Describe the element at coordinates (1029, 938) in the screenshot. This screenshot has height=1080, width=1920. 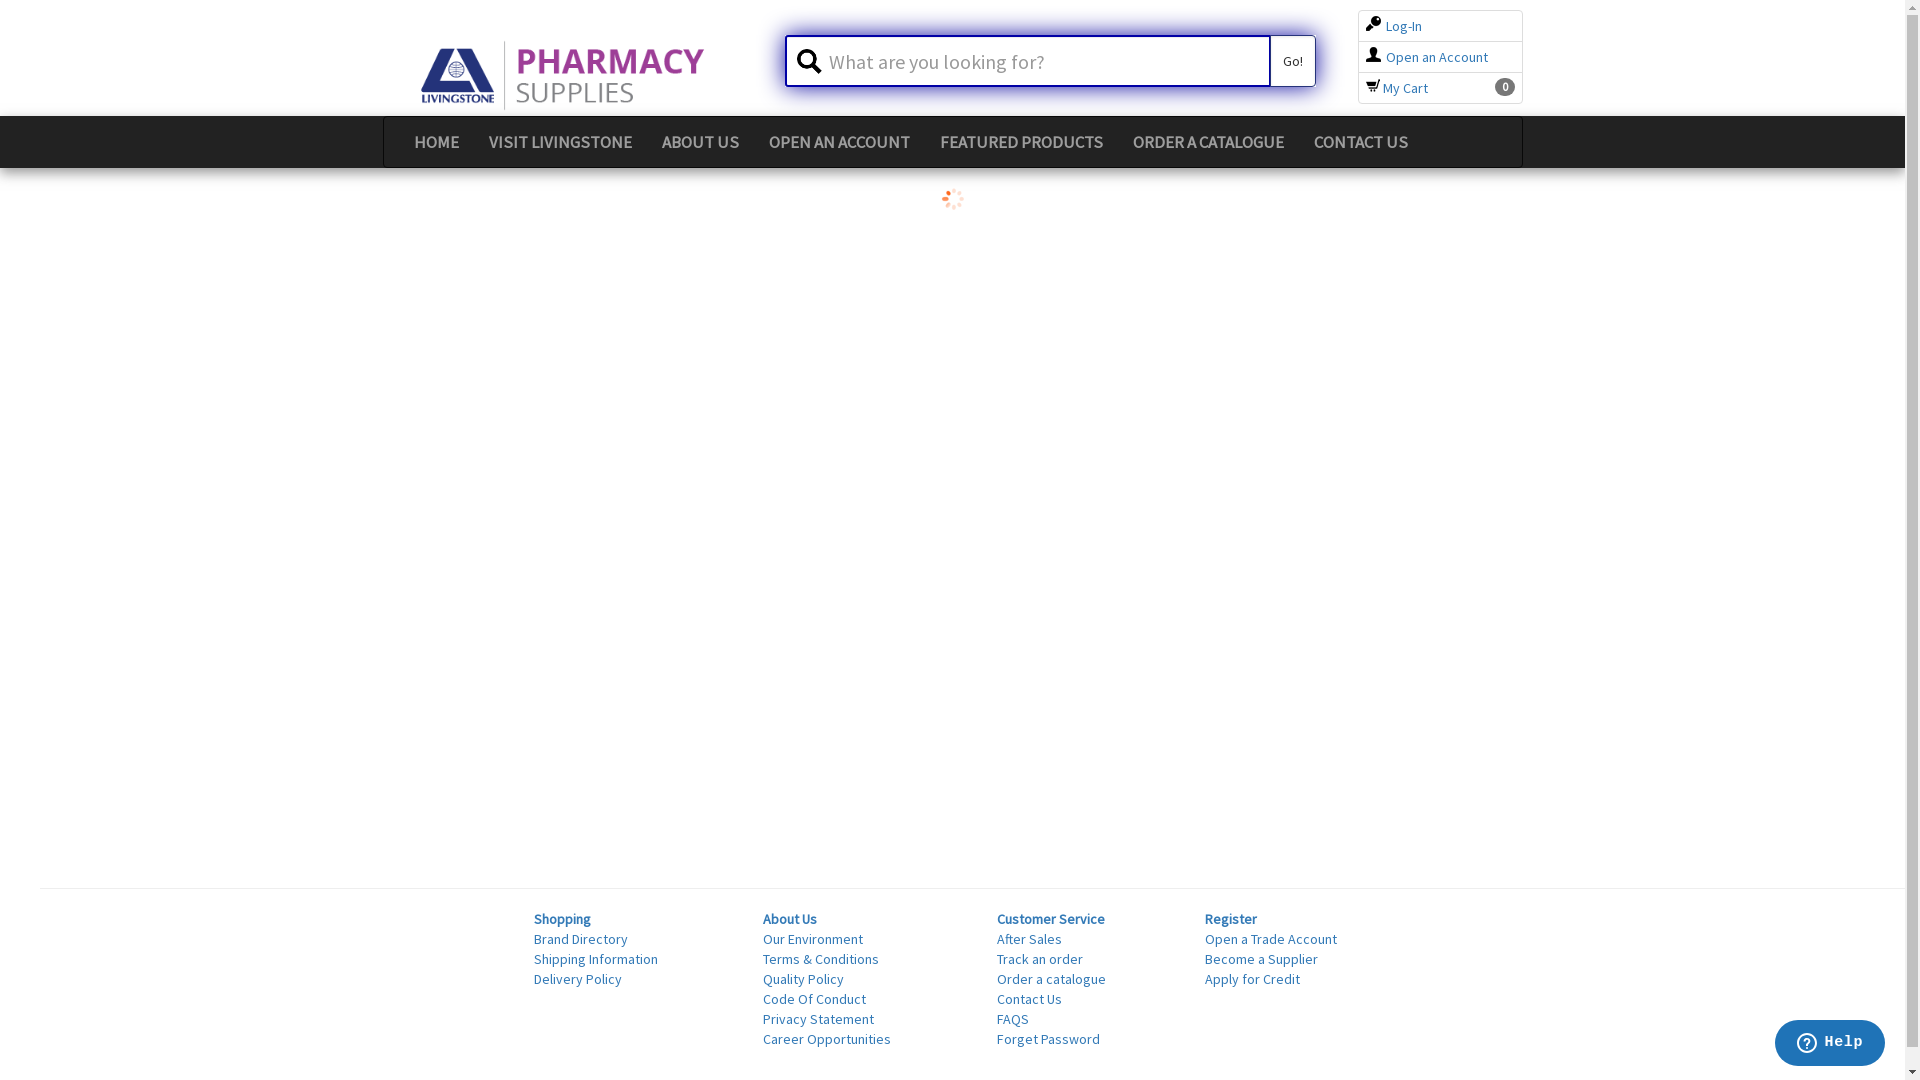
I see `'After Sales'` at that location.